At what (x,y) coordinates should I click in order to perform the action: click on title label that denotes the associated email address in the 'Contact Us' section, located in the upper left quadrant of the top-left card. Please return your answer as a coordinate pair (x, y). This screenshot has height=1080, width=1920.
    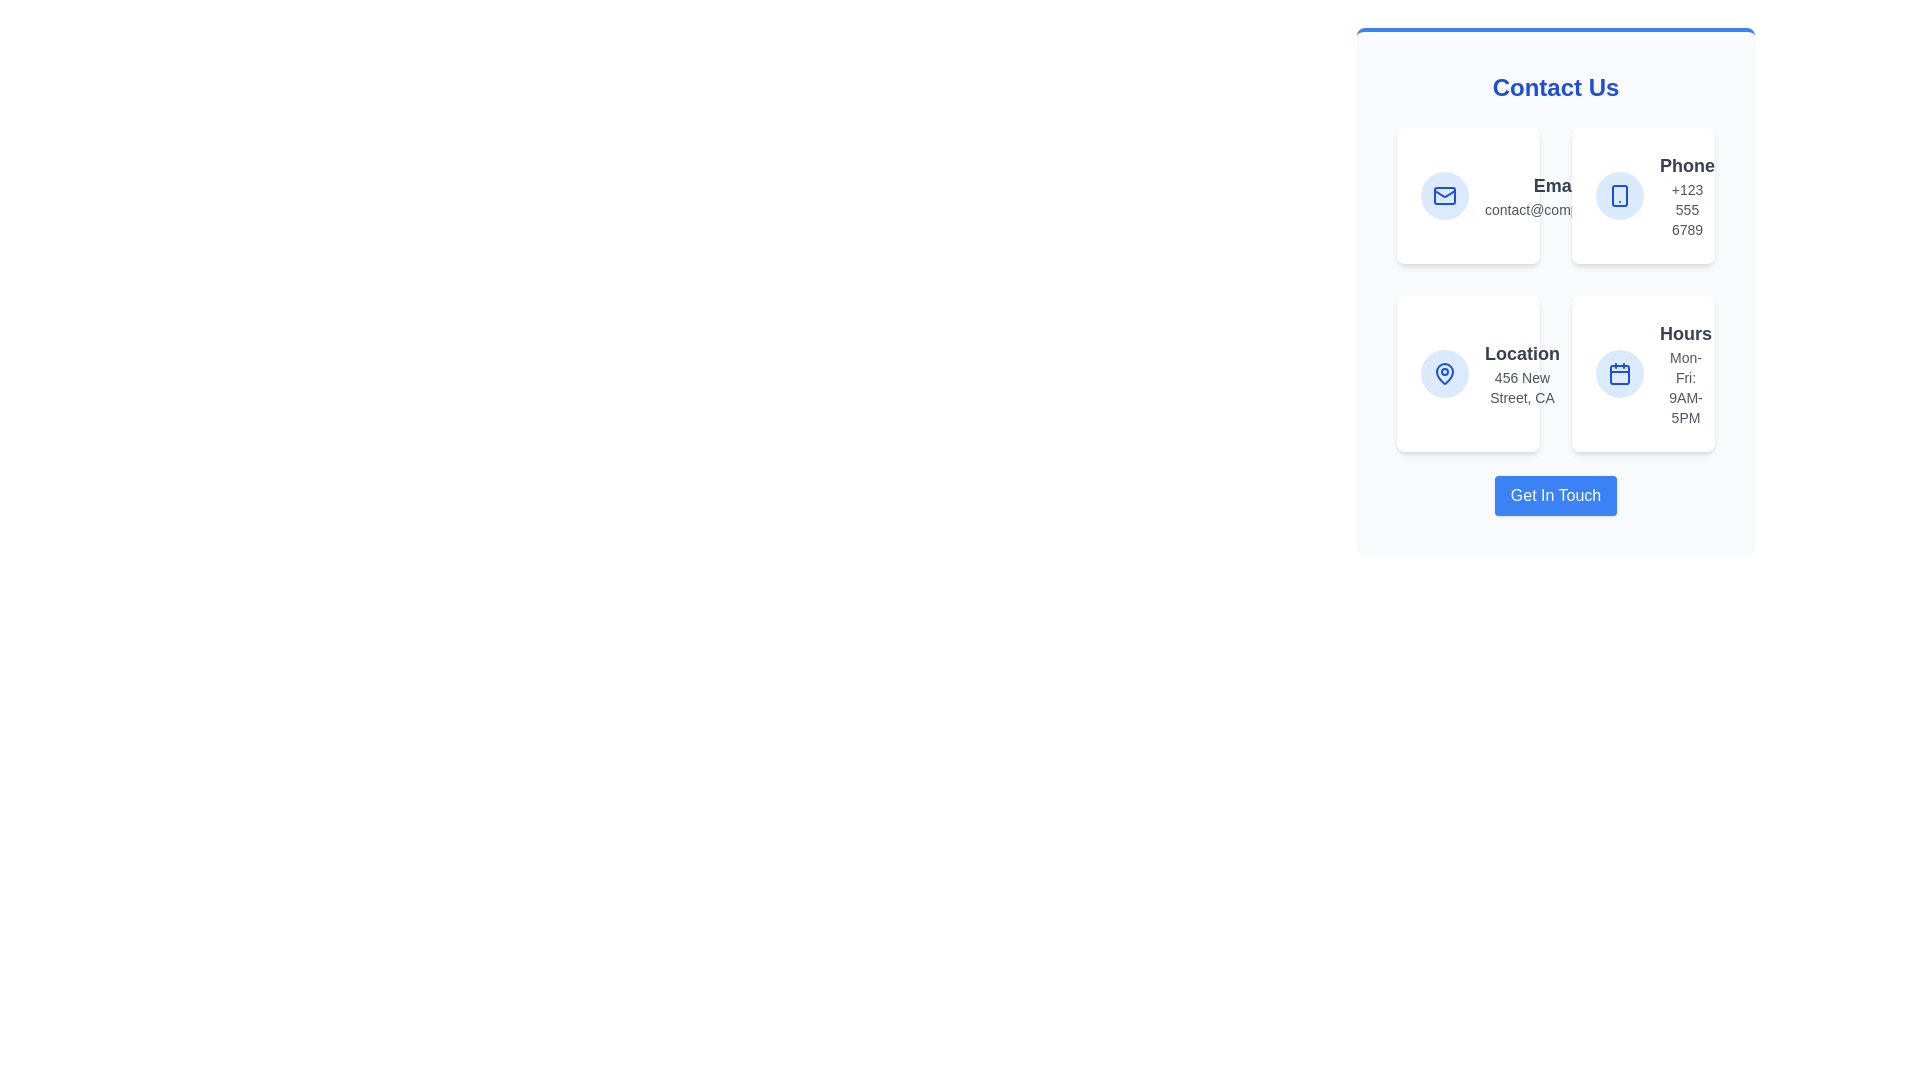
    Looking at the image, I should click on (1556, 185).